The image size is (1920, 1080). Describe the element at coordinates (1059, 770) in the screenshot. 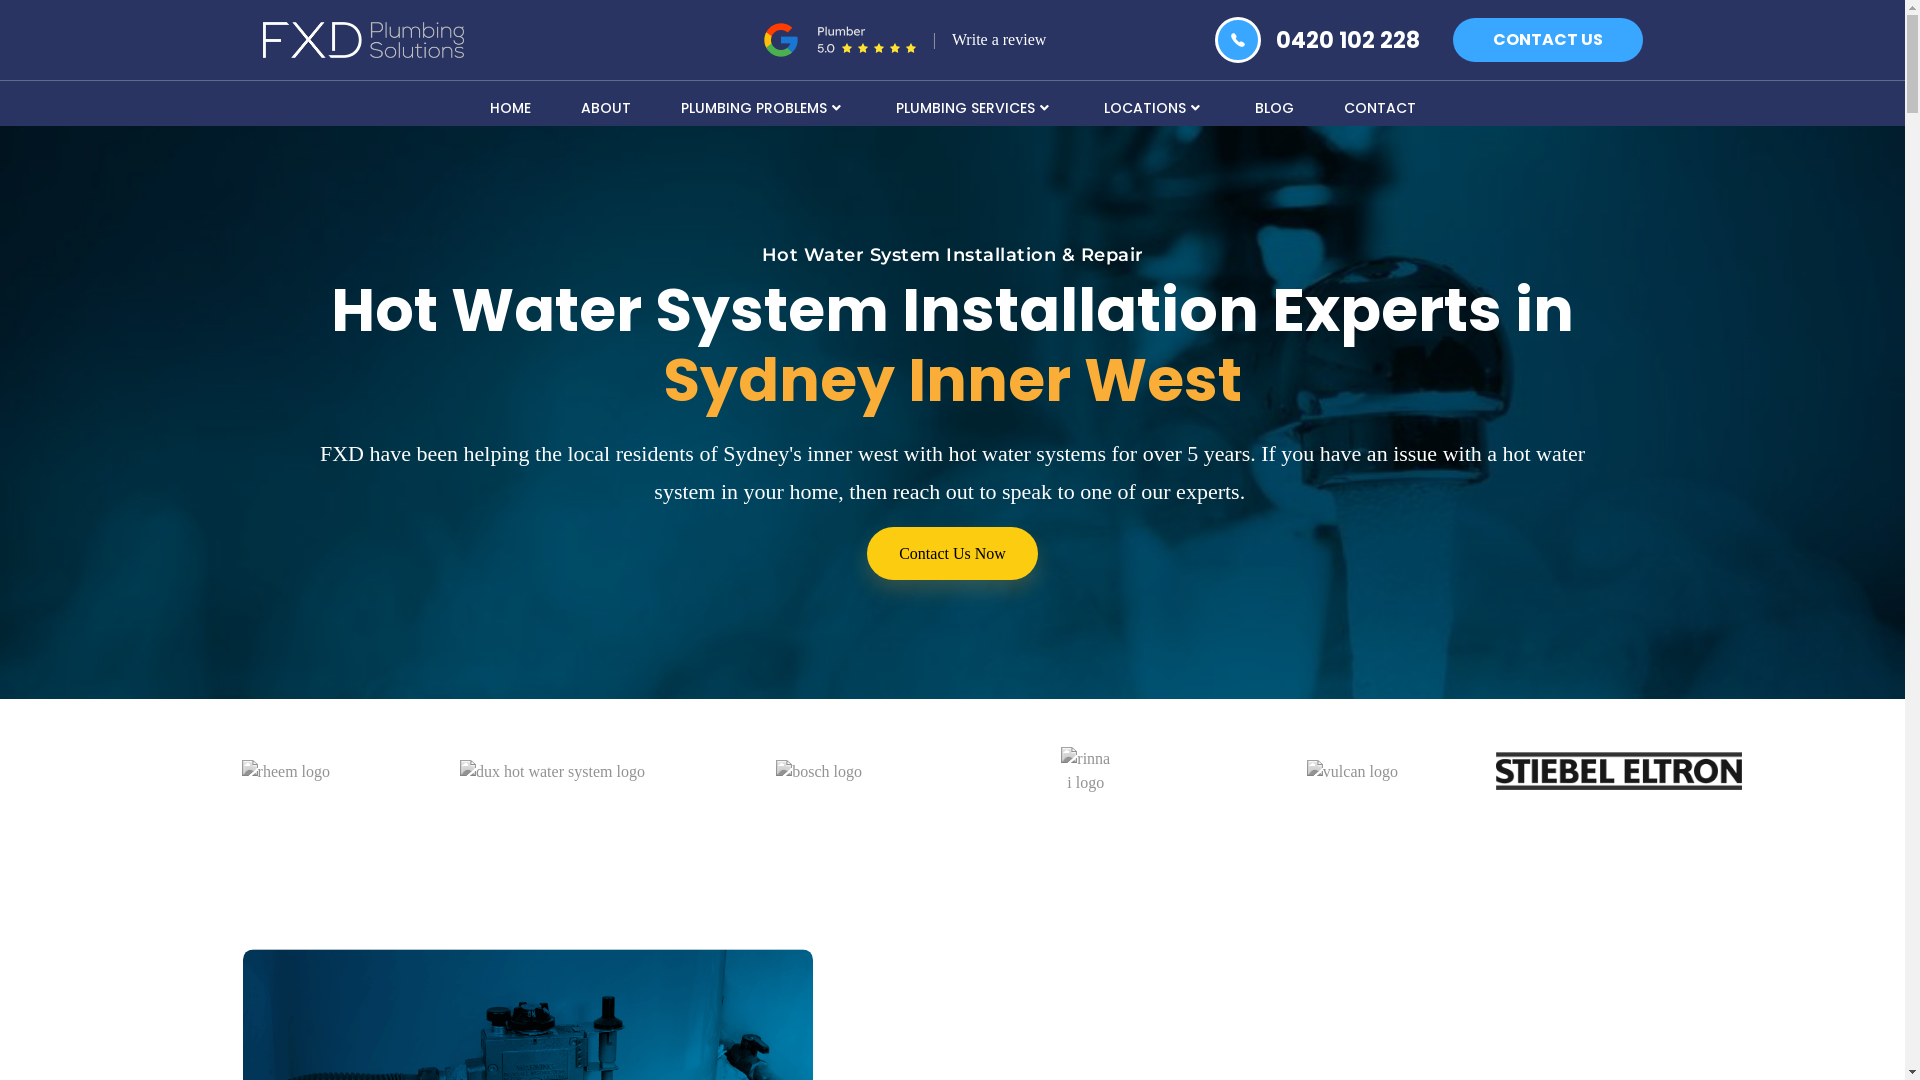

I see `'rinnai logo'` at that location.